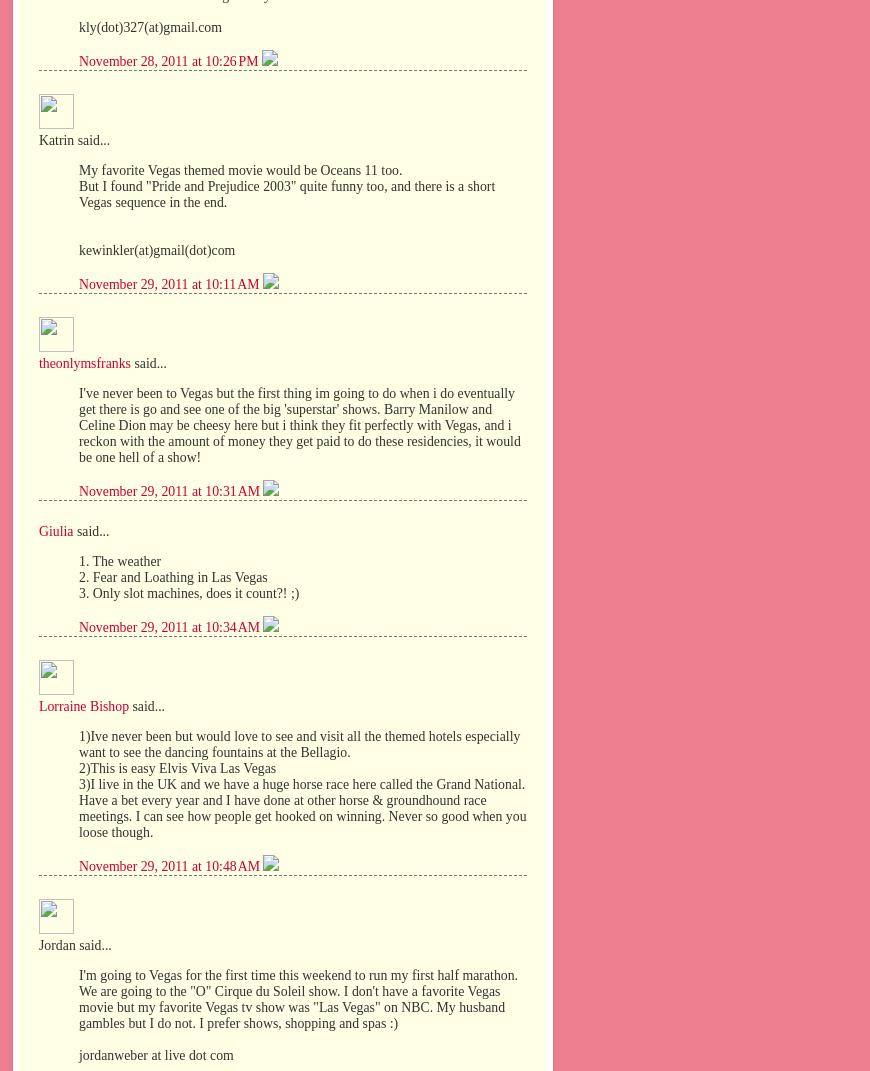 This screenshot has height=1071, width=870. I want to click on 'I'm going to Vegas for the first time this weekend to run my first half marathon.  We are going to the "O" Cirque du Soleil show.  I don't have a favorite Vegas movie but my favorite Vegas tv show was "Las Vegas" on NBC.  My husband gambles but I do not.  I prefer shows, shopping and spas :)', so click(298, 998).